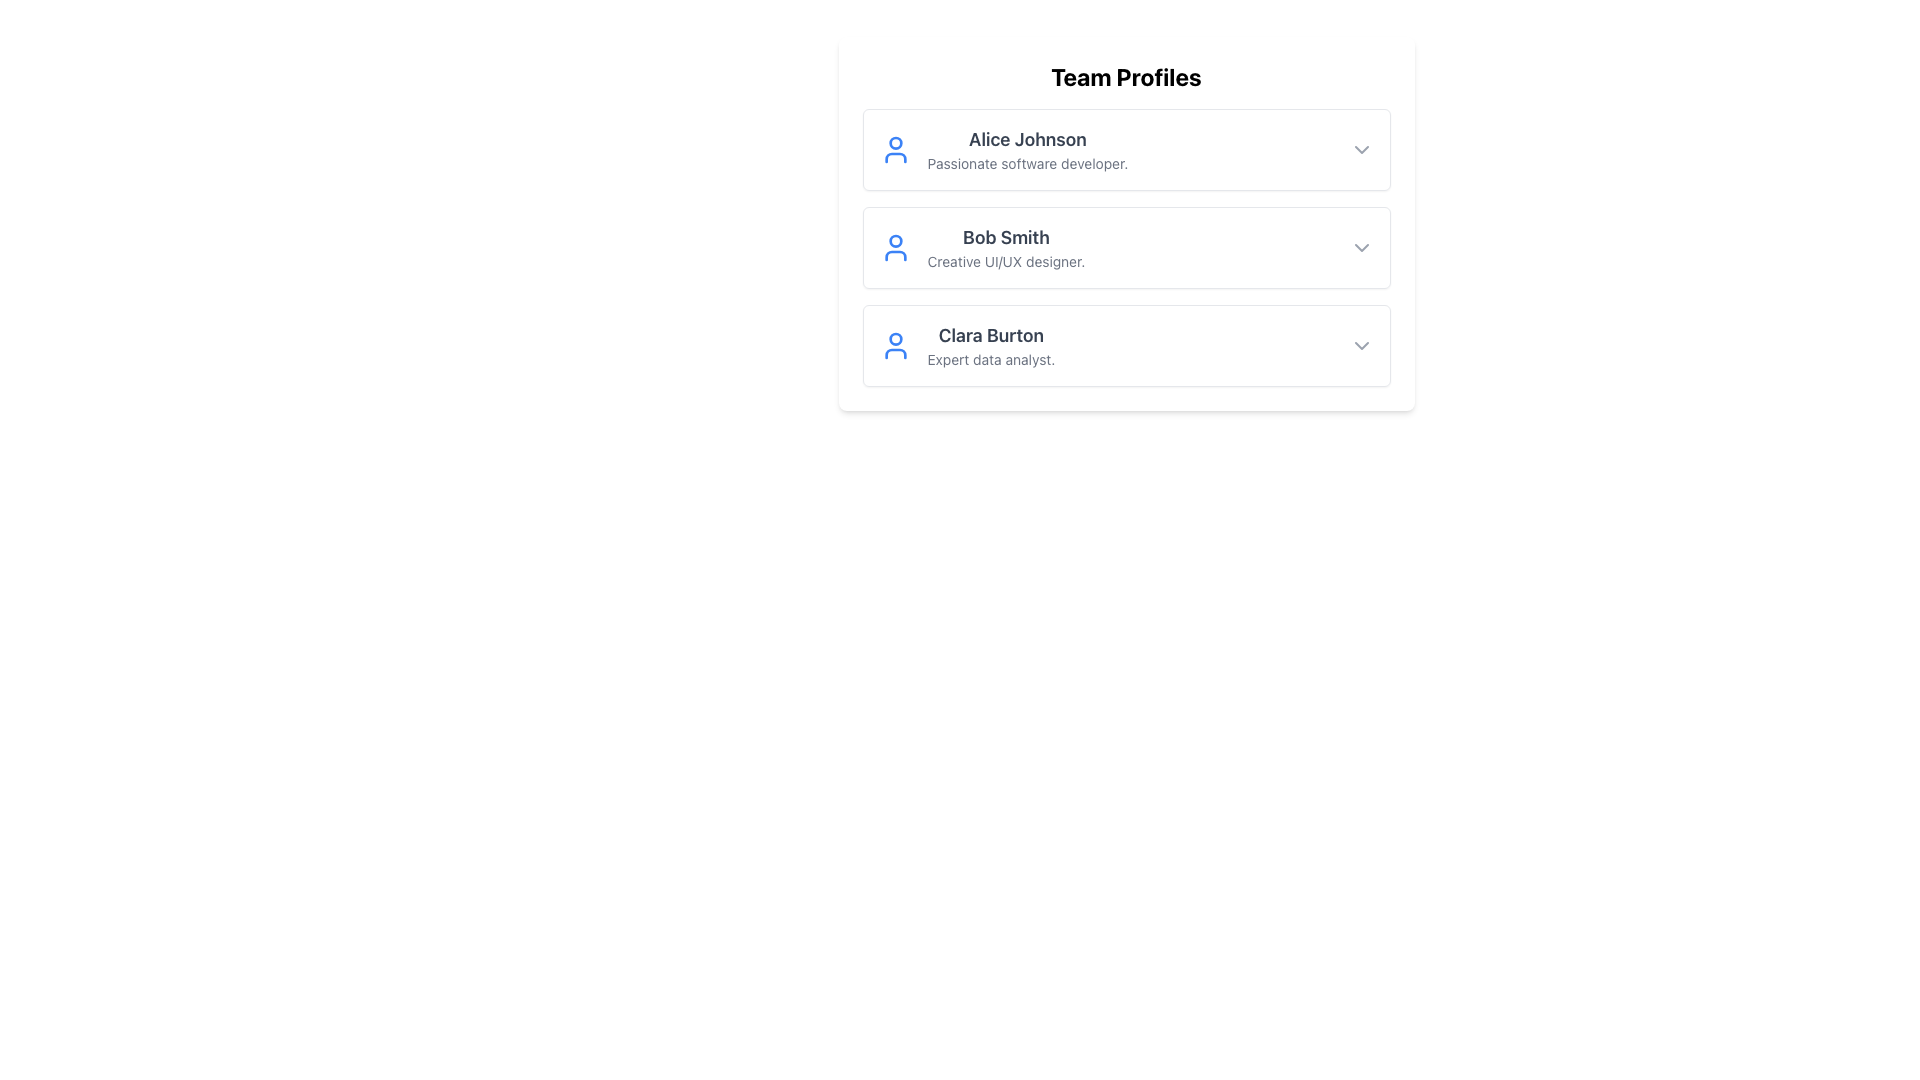  I want to click on text content of the first user profile card in the 'Team Profiles' section, which includes 'Alice Johnson' and 'Passionate software developer.', so click(1027, 149).